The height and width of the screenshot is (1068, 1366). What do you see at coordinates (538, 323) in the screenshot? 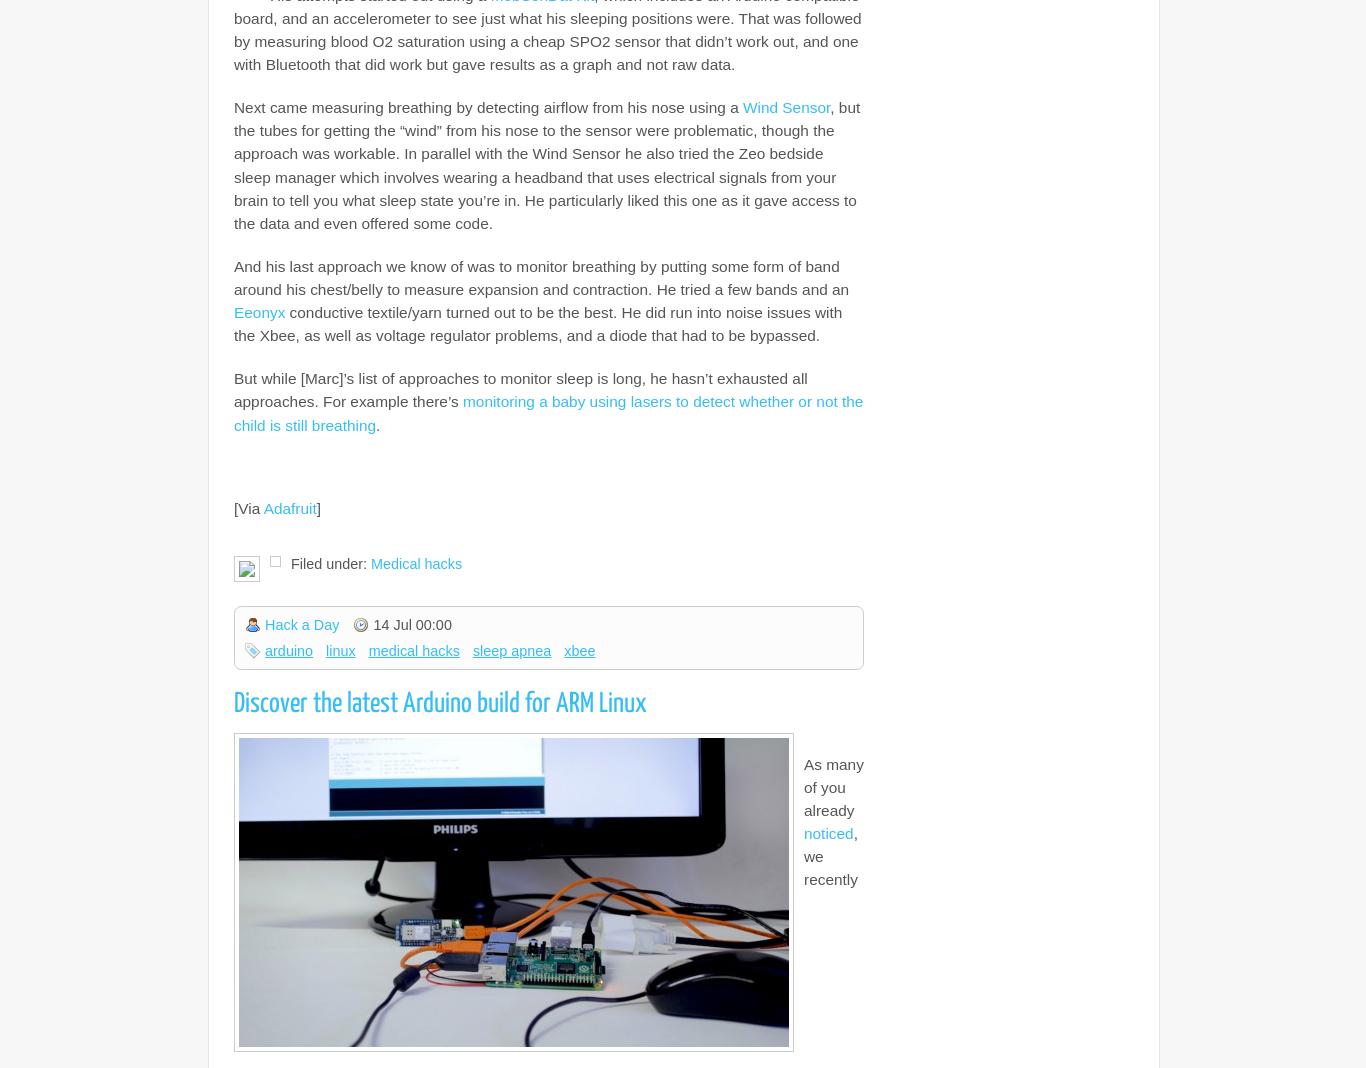
I see `'conductive textile/yarn turned out to be the best. He did run into noise issues with the Xbee, as well as voltage regulator problems, and a diode that had to be bypassed.'` at bounding box center [538, 323].